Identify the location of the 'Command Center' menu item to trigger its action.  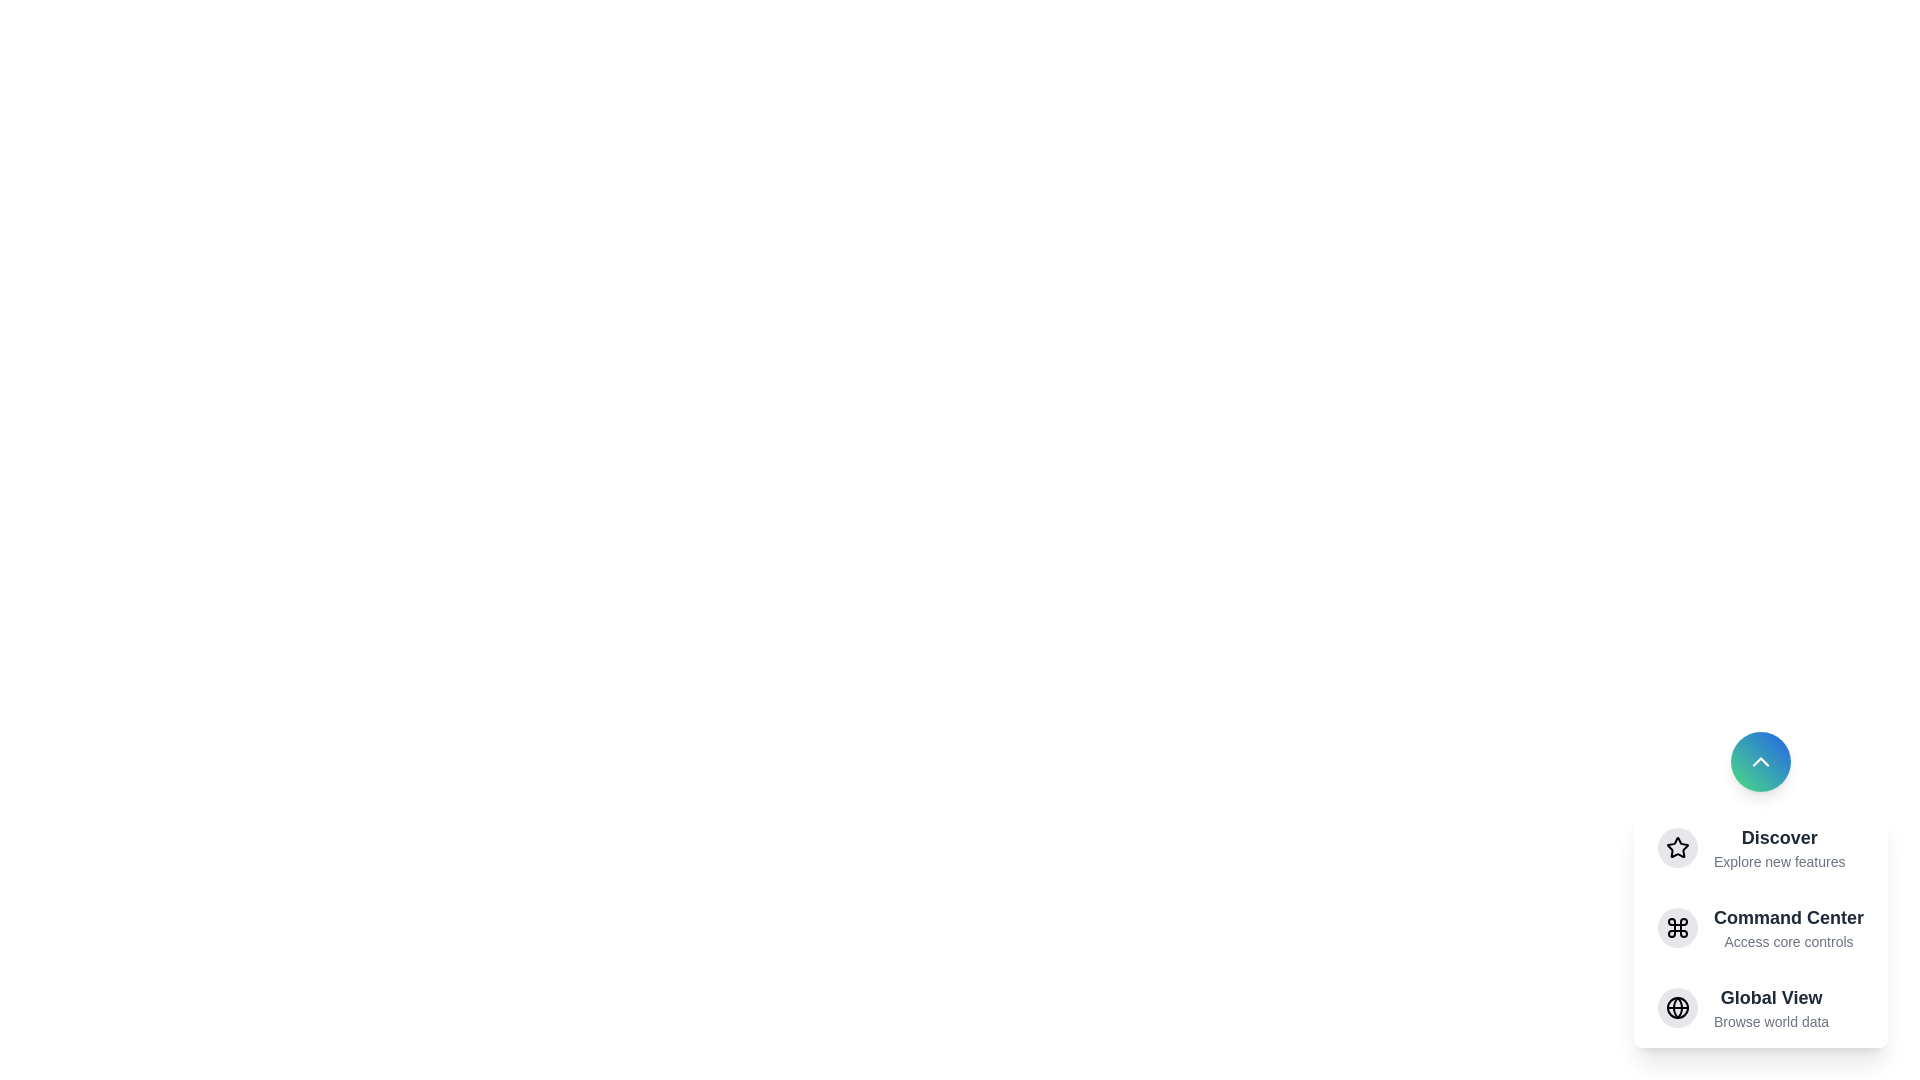
(1788, 928).